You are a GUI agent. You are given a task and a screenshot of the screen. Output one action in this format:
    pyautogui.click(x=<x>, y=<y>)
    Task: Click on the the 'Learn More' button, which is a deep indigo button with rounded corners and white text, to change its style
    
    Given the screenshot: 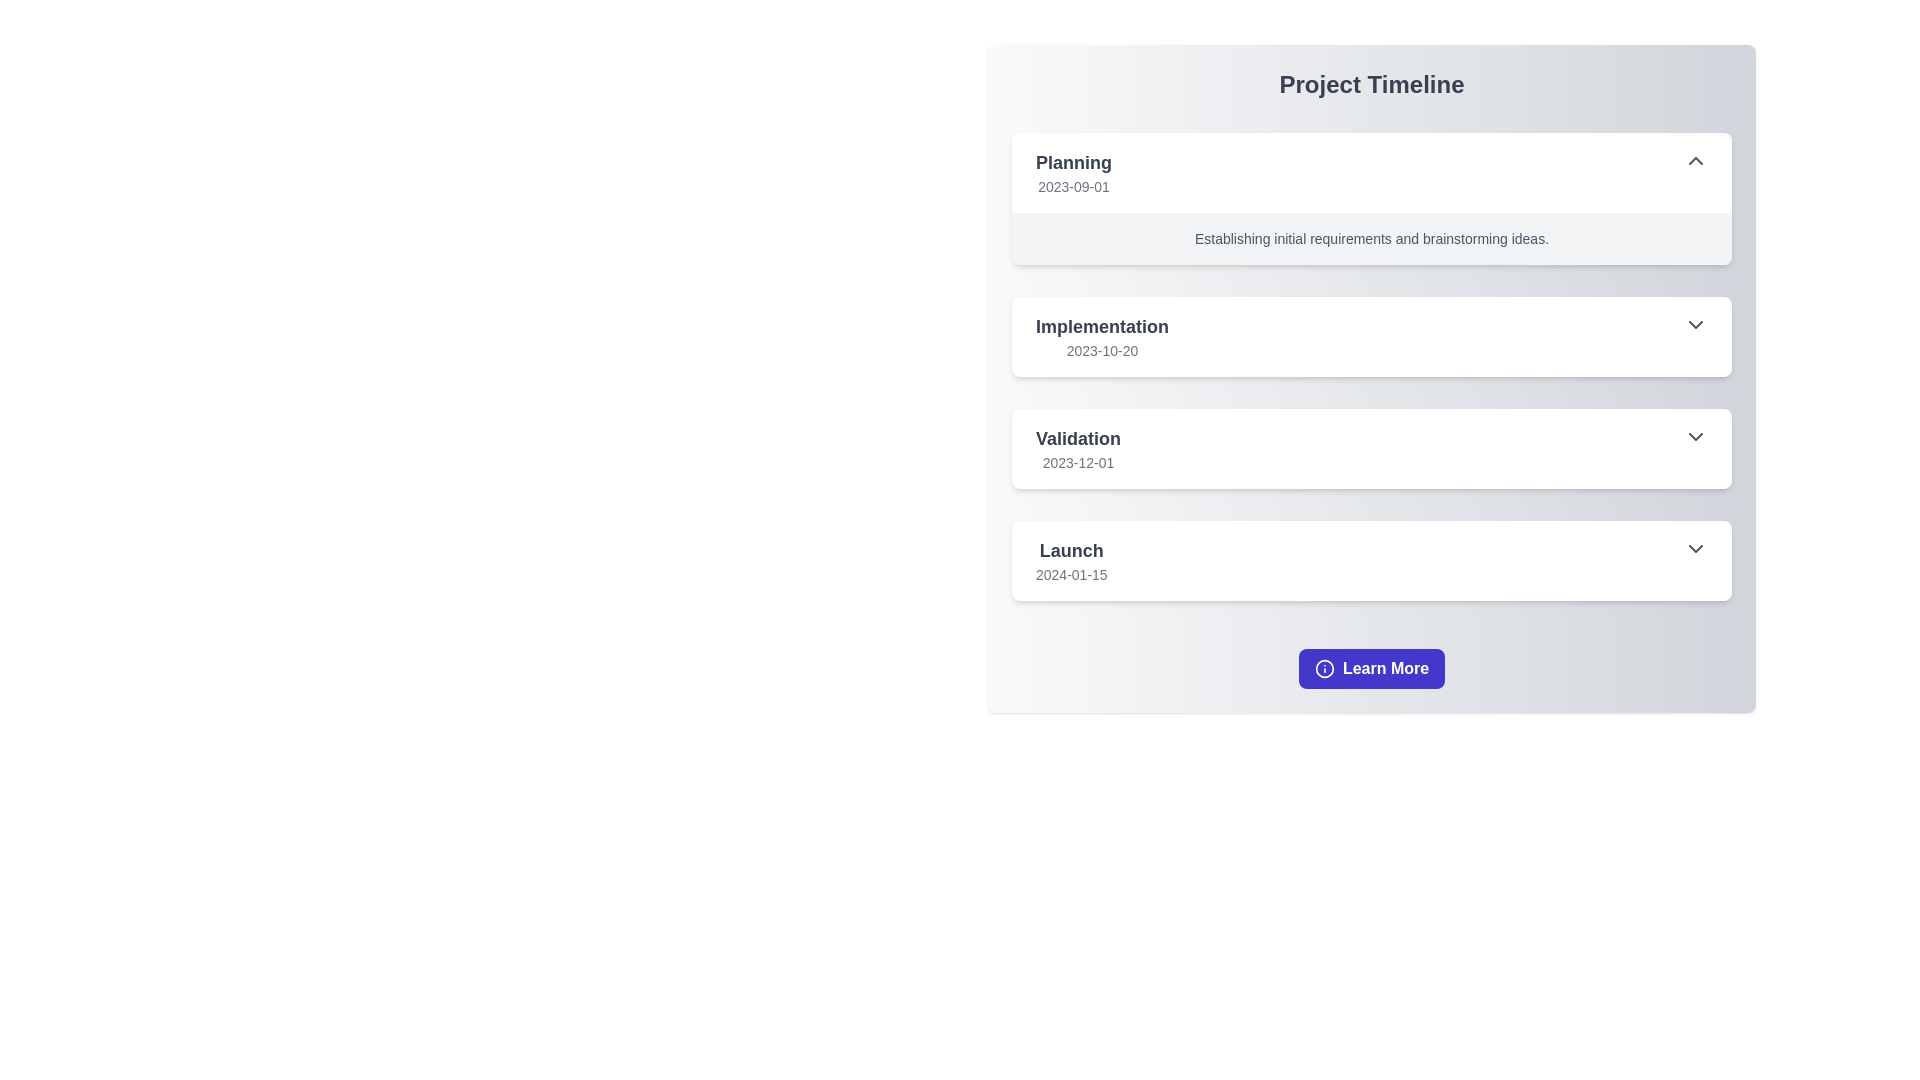 What is the action you would take?
    pyautogui.click(x=1371, y=668)
    